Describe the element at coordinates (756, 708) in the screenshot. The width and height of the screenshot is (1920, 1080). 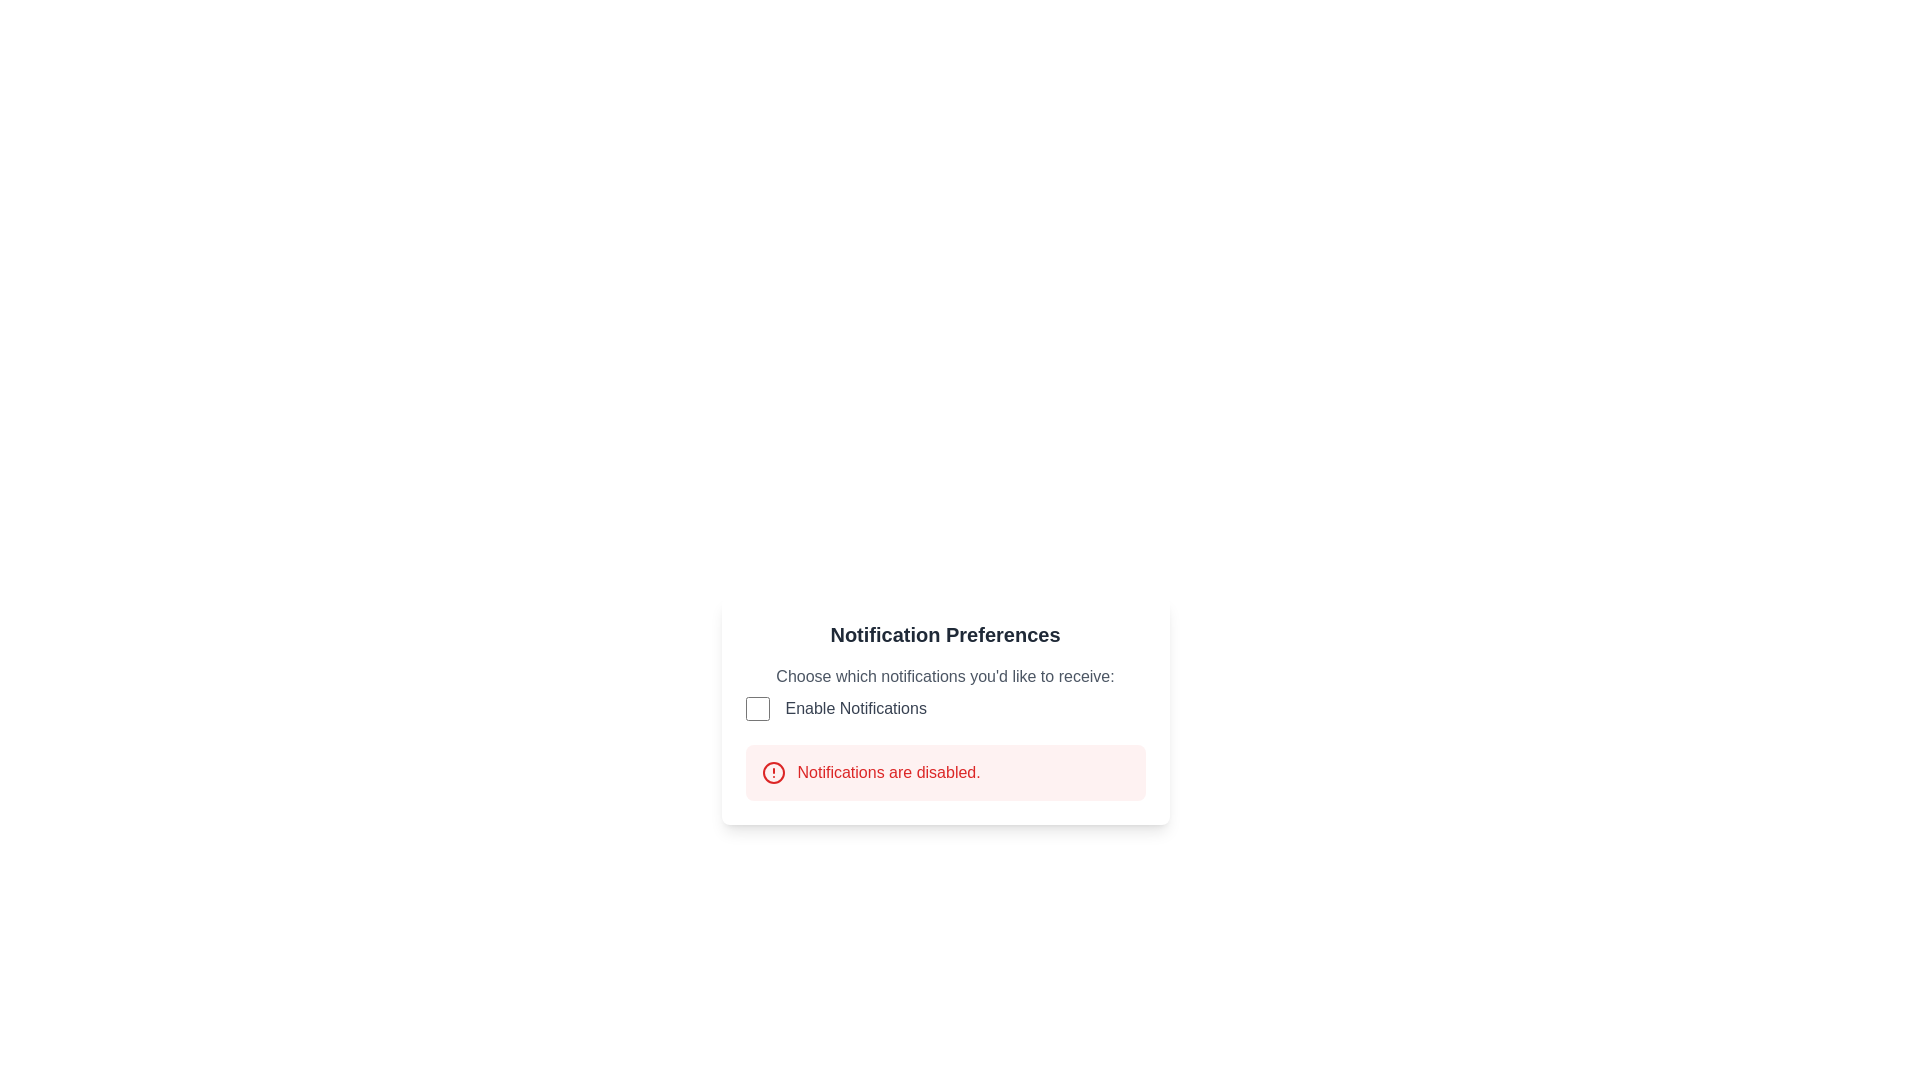
I see `the small square checkbox with a blue accent to check or uncheck it, located to the left of the 'Enable Notifications' label within the 'Notification Preferences' card` at that location.